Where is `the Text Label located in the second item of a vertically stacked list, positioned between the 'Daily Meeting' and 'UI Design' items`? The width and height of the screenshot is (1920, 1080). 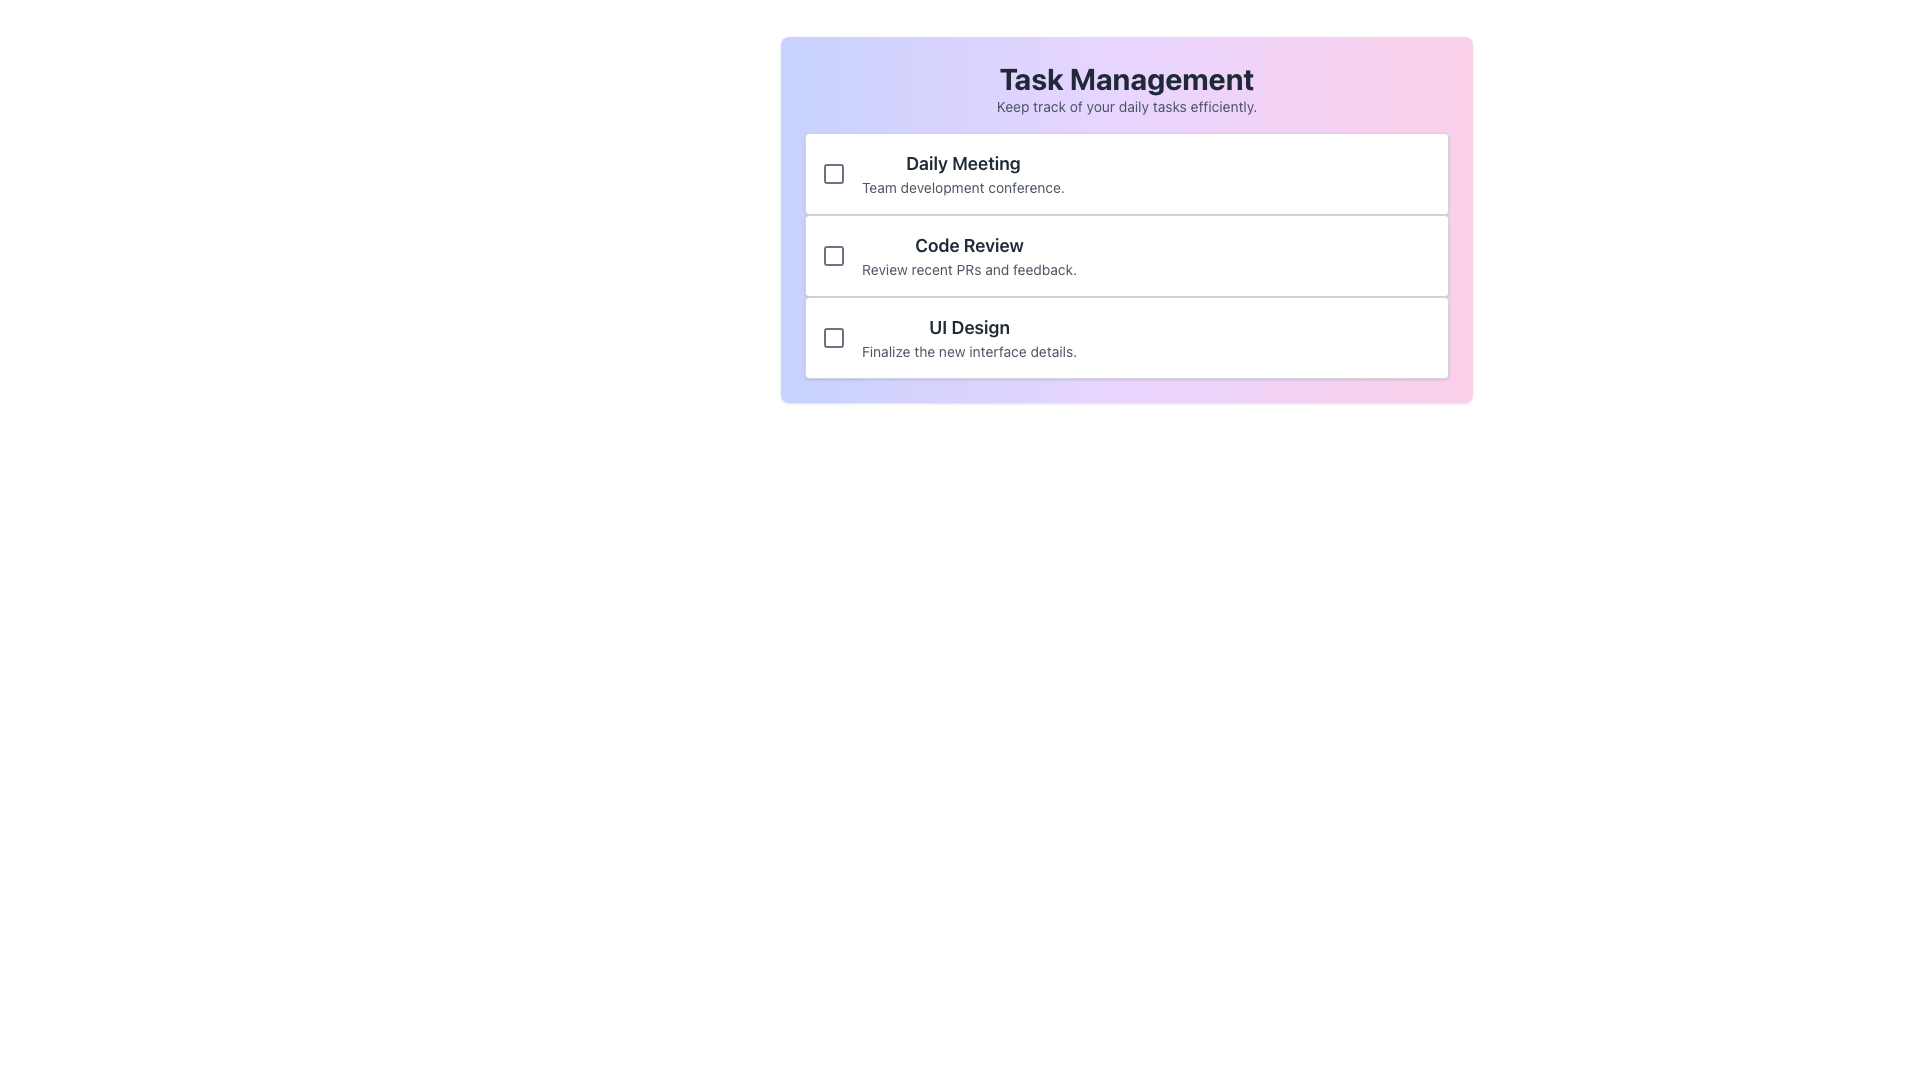 the Text Label located in the second item of a vertically stacked list, positioned between the 'Daily Meeting' and 'UI Design' items is located at coordinates (969, 254).